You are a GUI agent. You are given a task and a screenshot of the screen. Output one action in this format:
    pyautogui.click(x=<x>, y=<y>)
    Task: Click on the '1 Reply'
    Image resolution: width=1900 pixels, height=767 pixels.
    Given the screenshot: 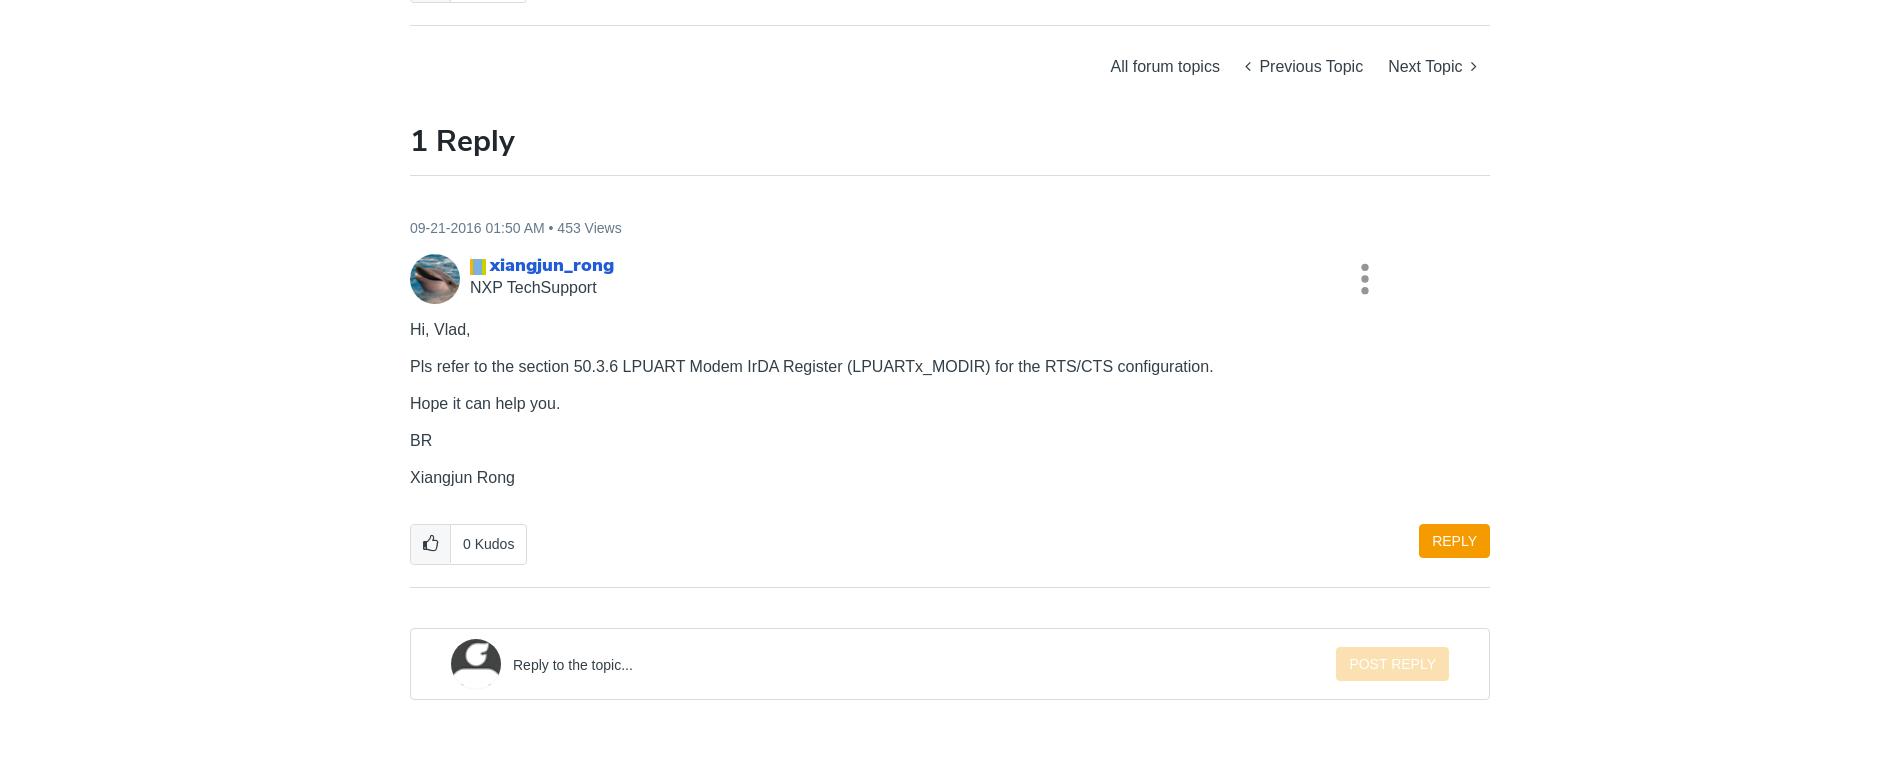 What is the action you would take?
    pyautogui.click(x=461, y=139)
    